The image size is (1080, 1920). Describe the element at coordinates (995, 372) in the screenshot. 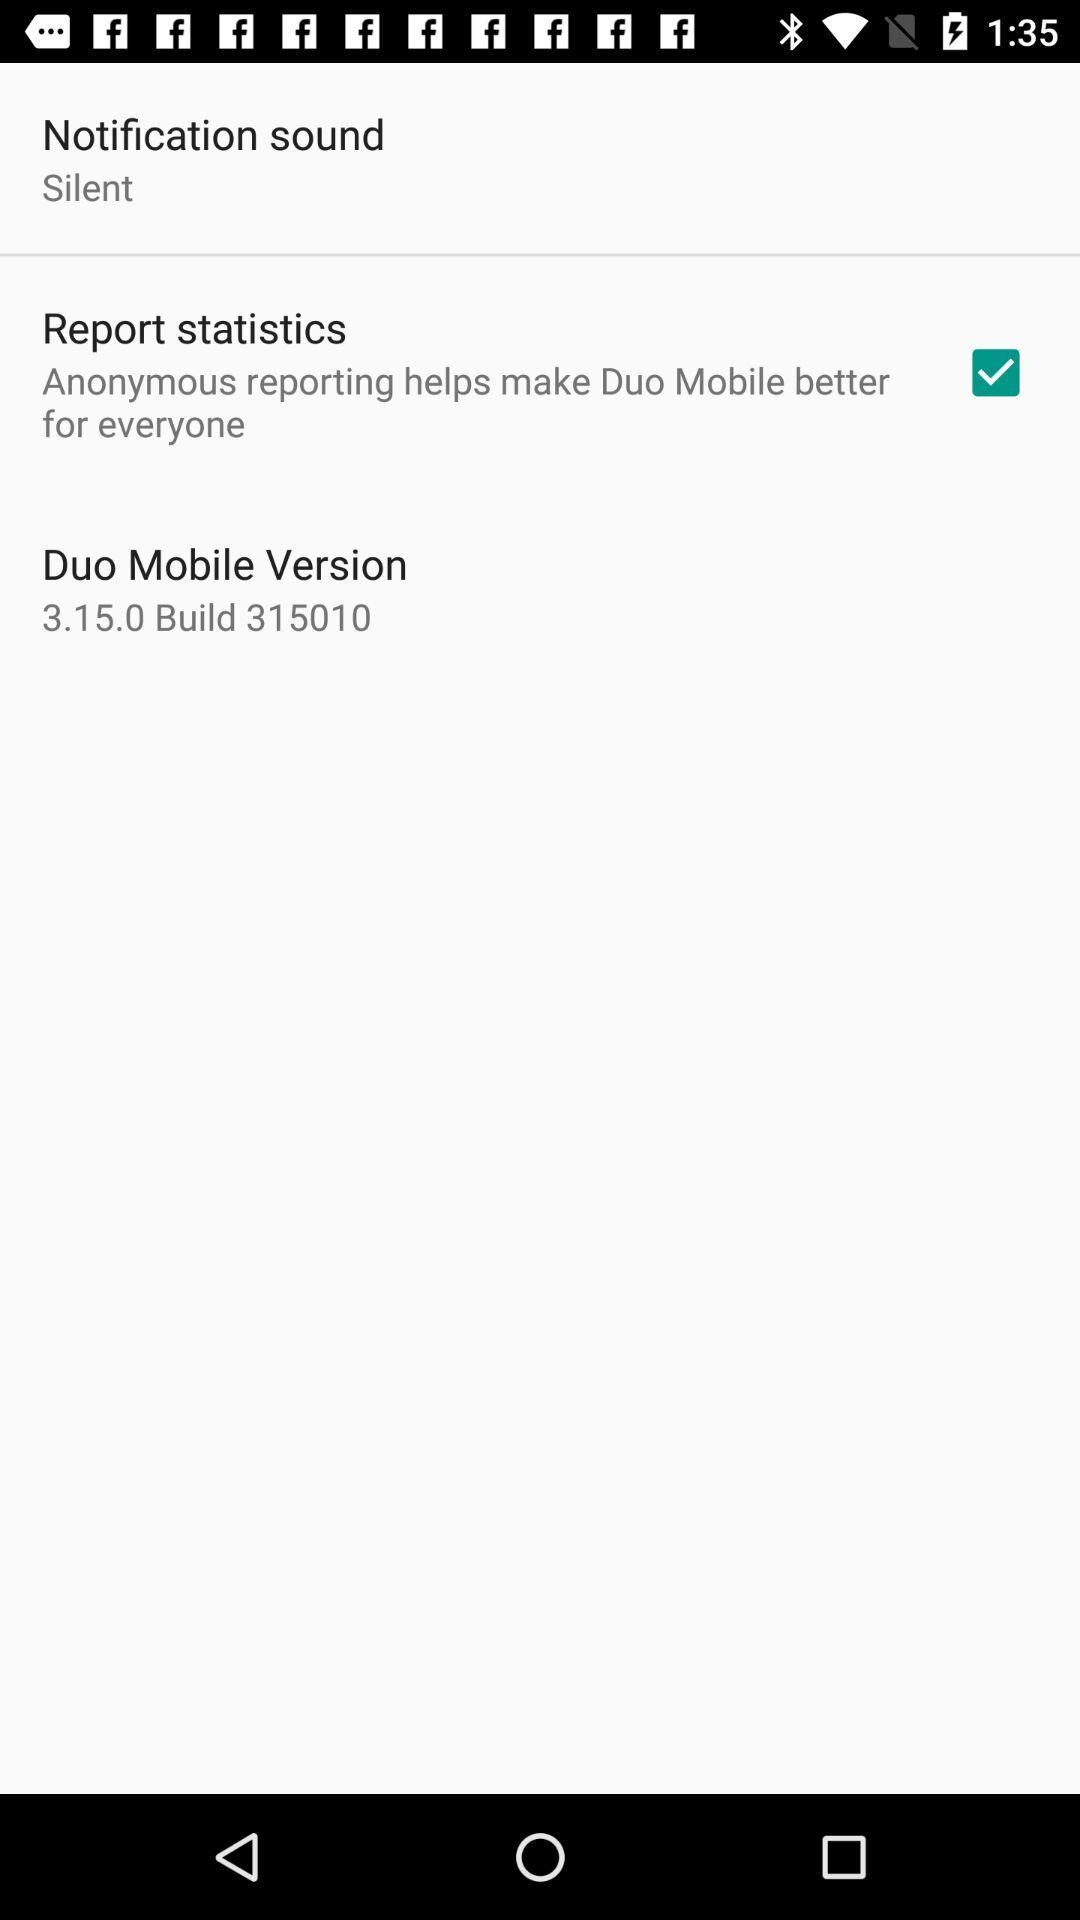

I see `the item next to anonymous reporting helps` at that location.